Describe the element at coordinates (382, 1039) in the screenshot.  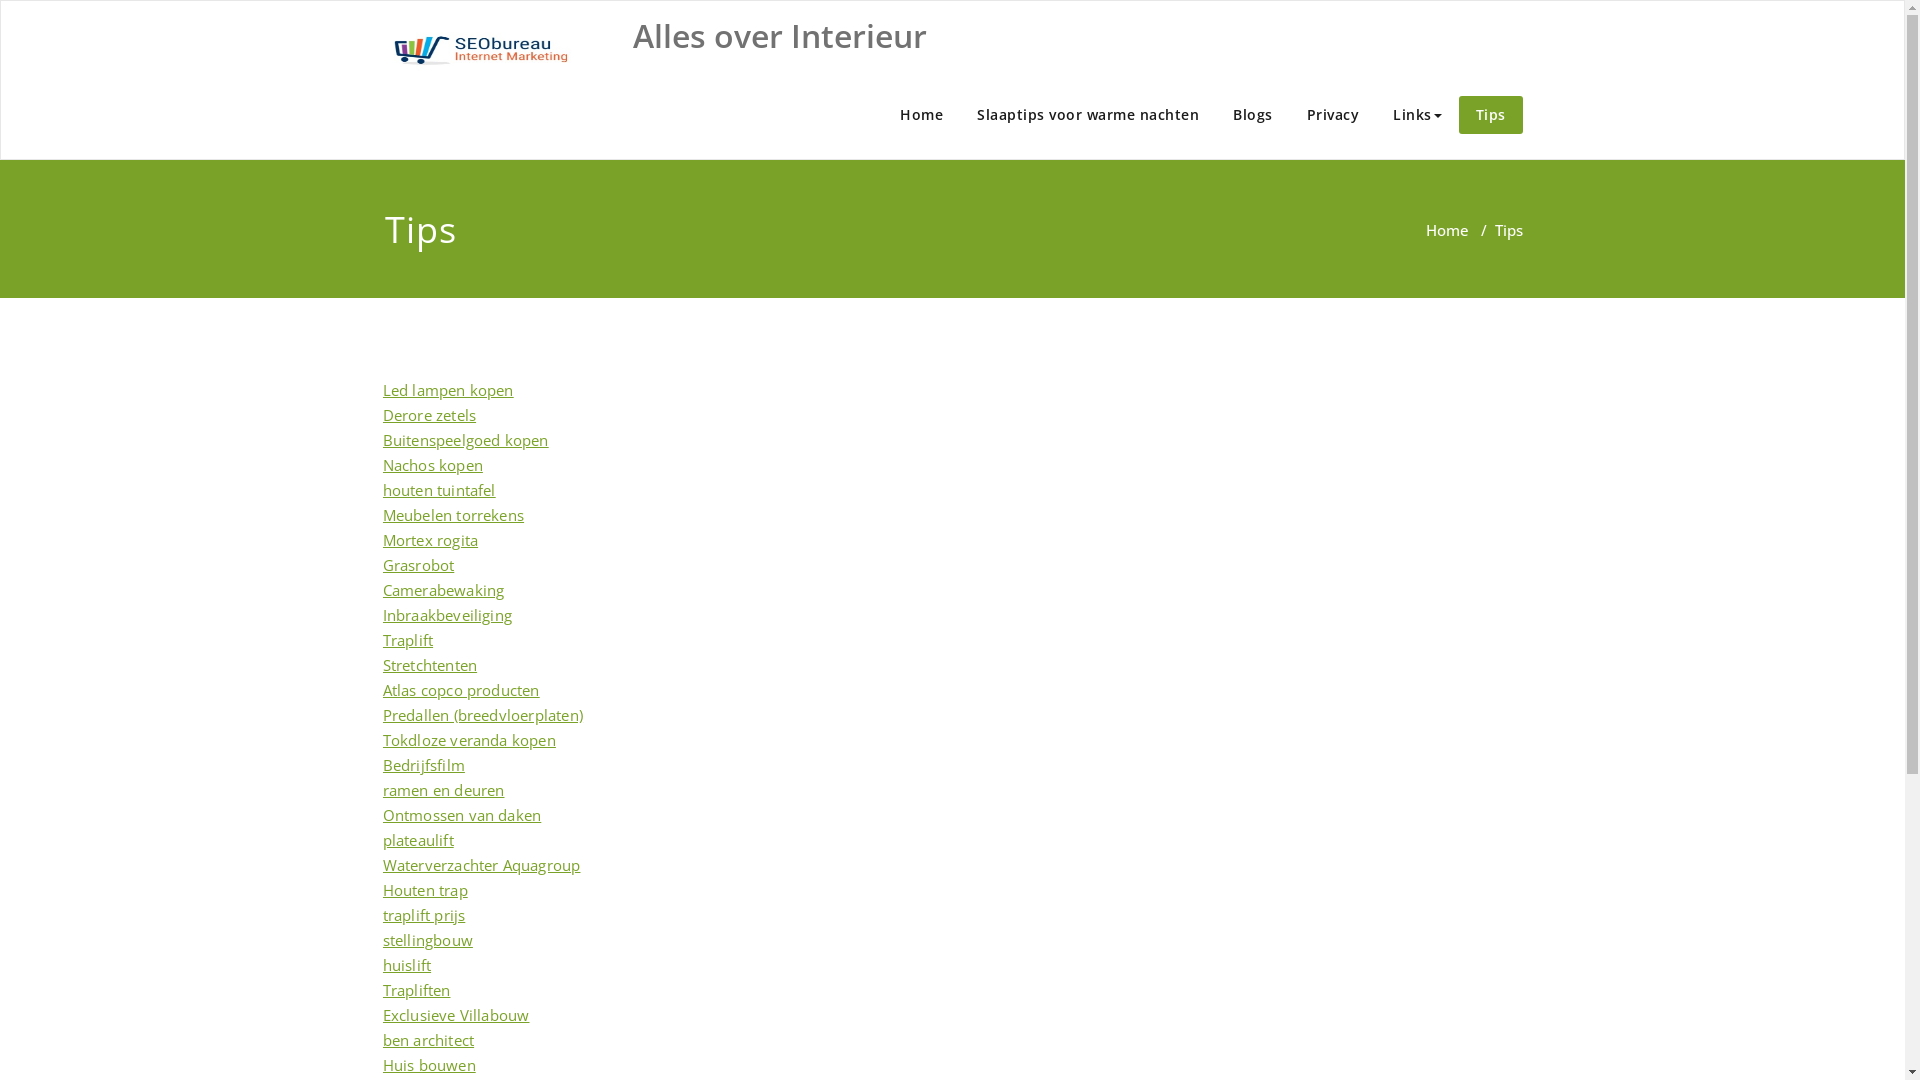
I see `'ben architect'` at that location.